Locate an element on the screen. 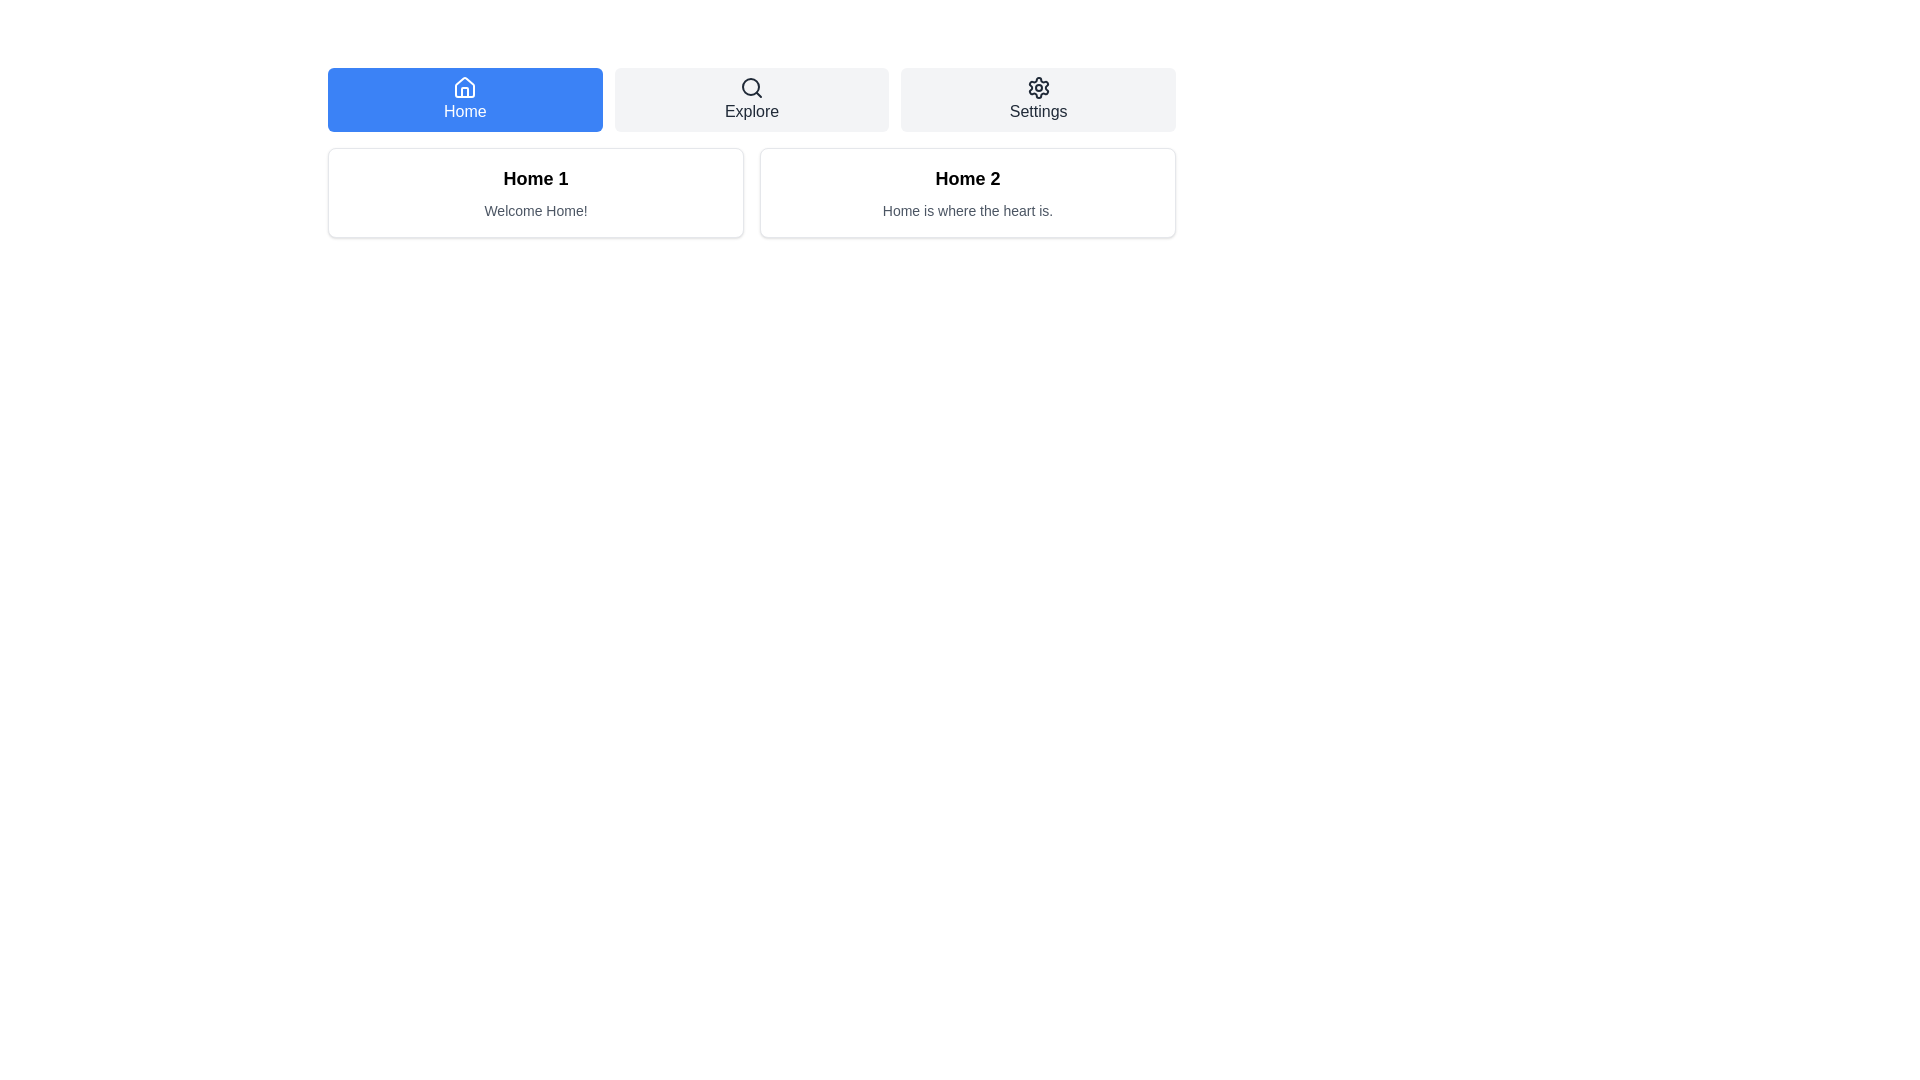 The width and height of the screenshot is (1920, 1080). the text label reading 'Welcome Home!' which is styled in a small gray font and located below the label 'Home 1' is located at coordinates (536, 211).